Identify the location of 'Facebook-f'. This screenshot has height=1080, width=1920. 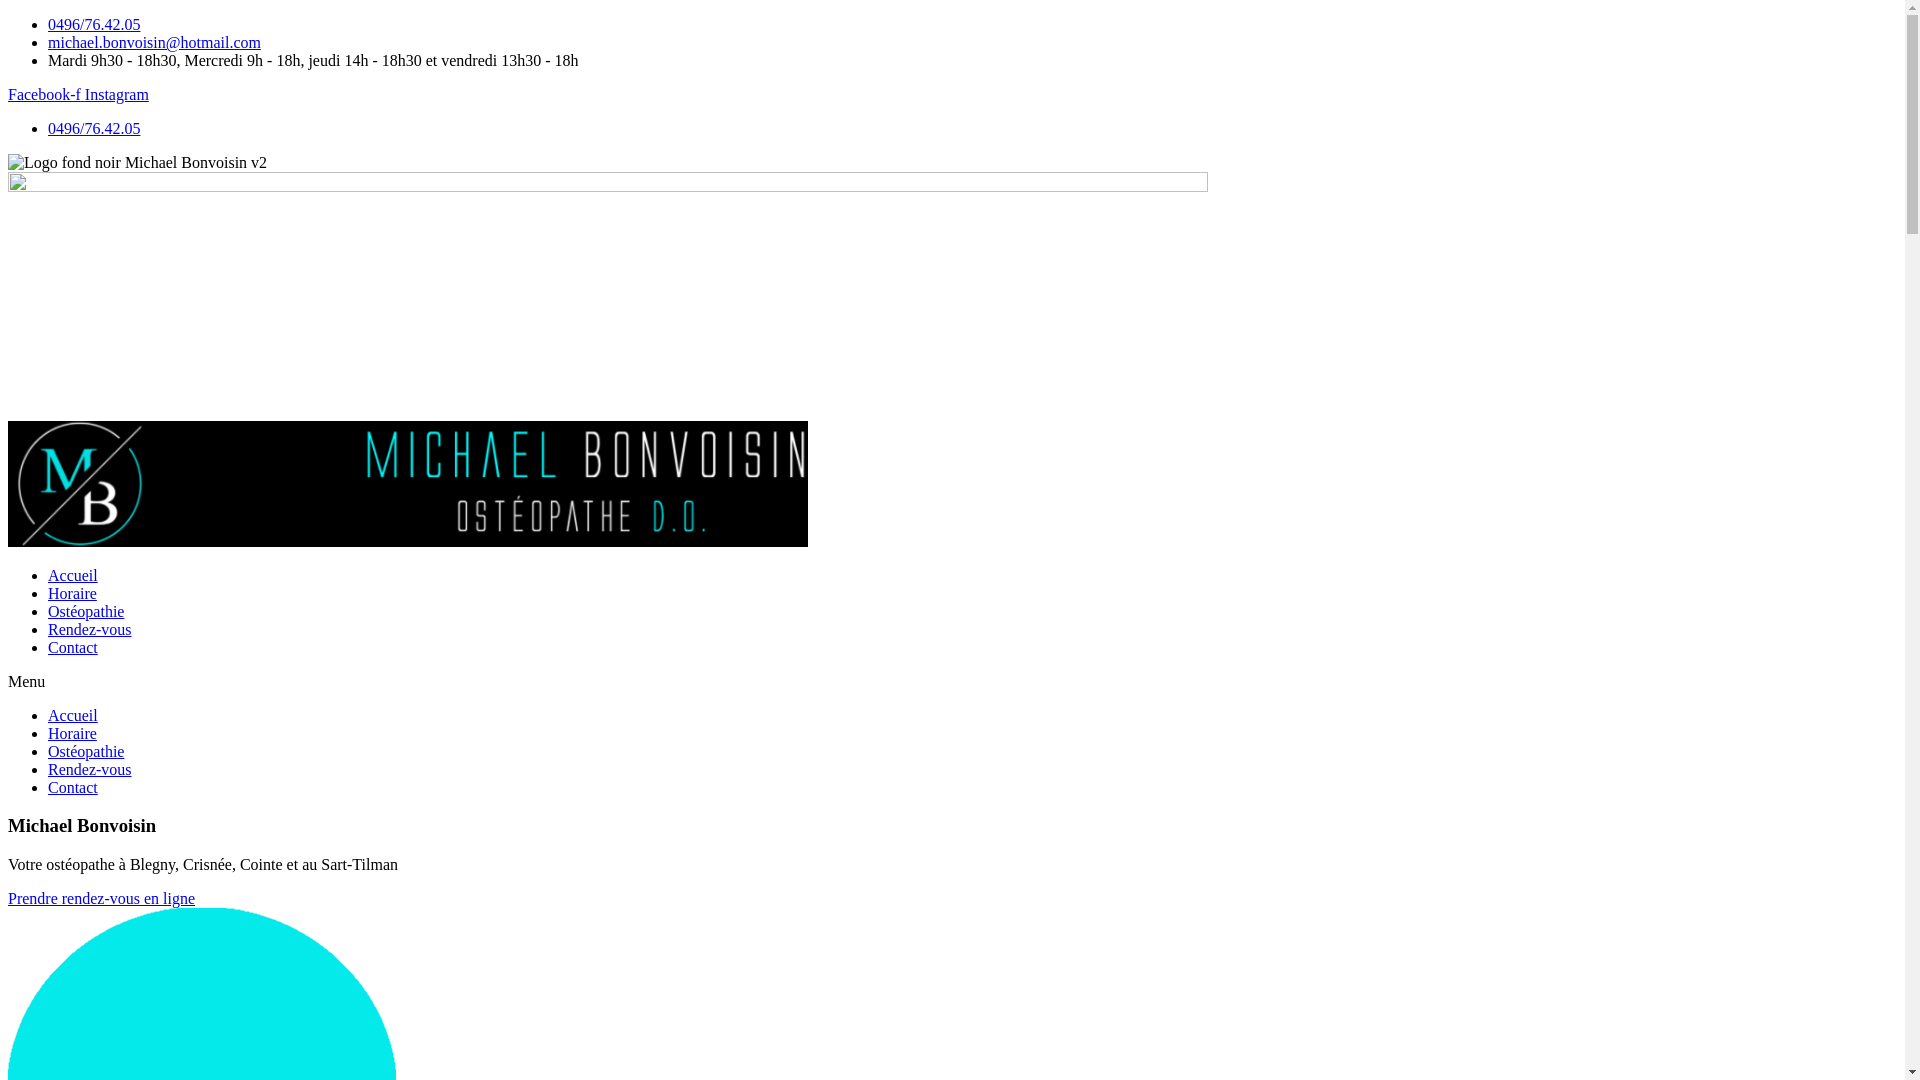
(46, 94).